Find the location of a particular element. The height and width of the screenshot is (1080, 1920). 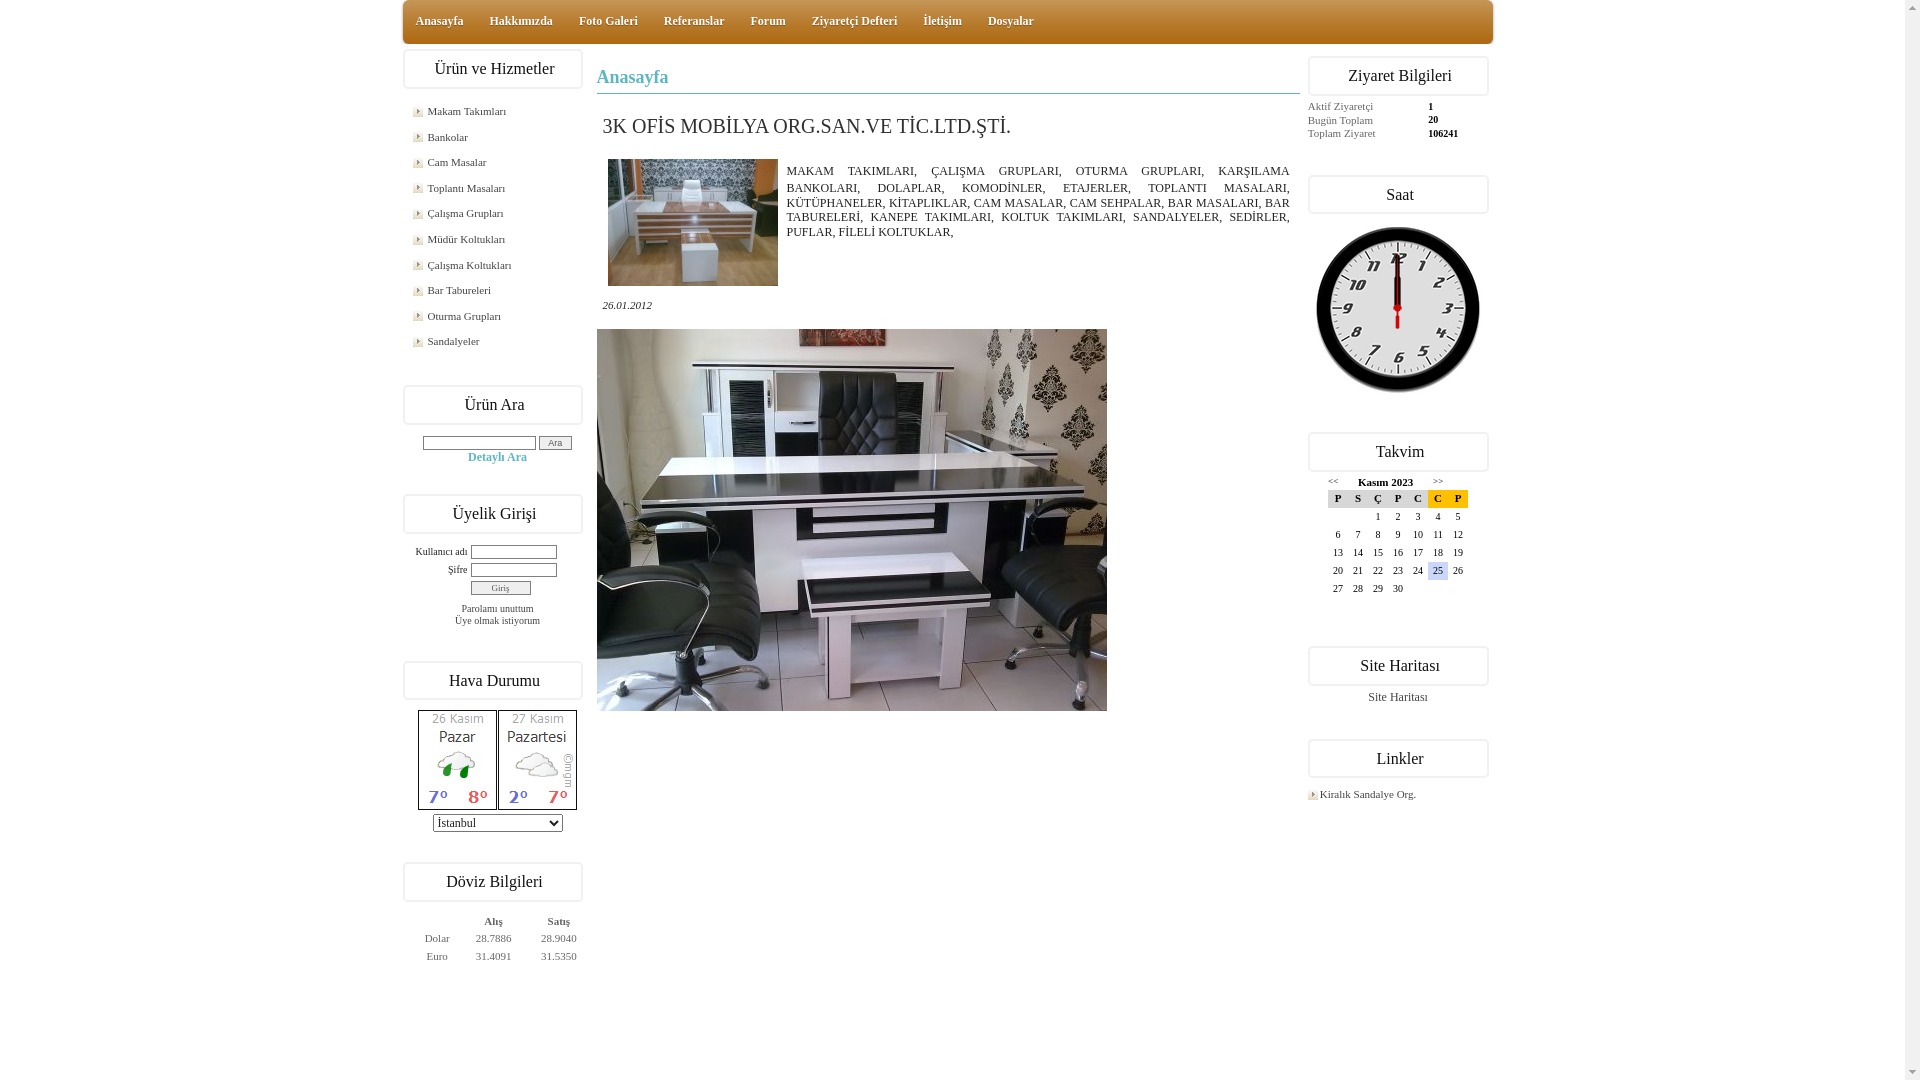

'11' is located at coordinates (1437, 534).